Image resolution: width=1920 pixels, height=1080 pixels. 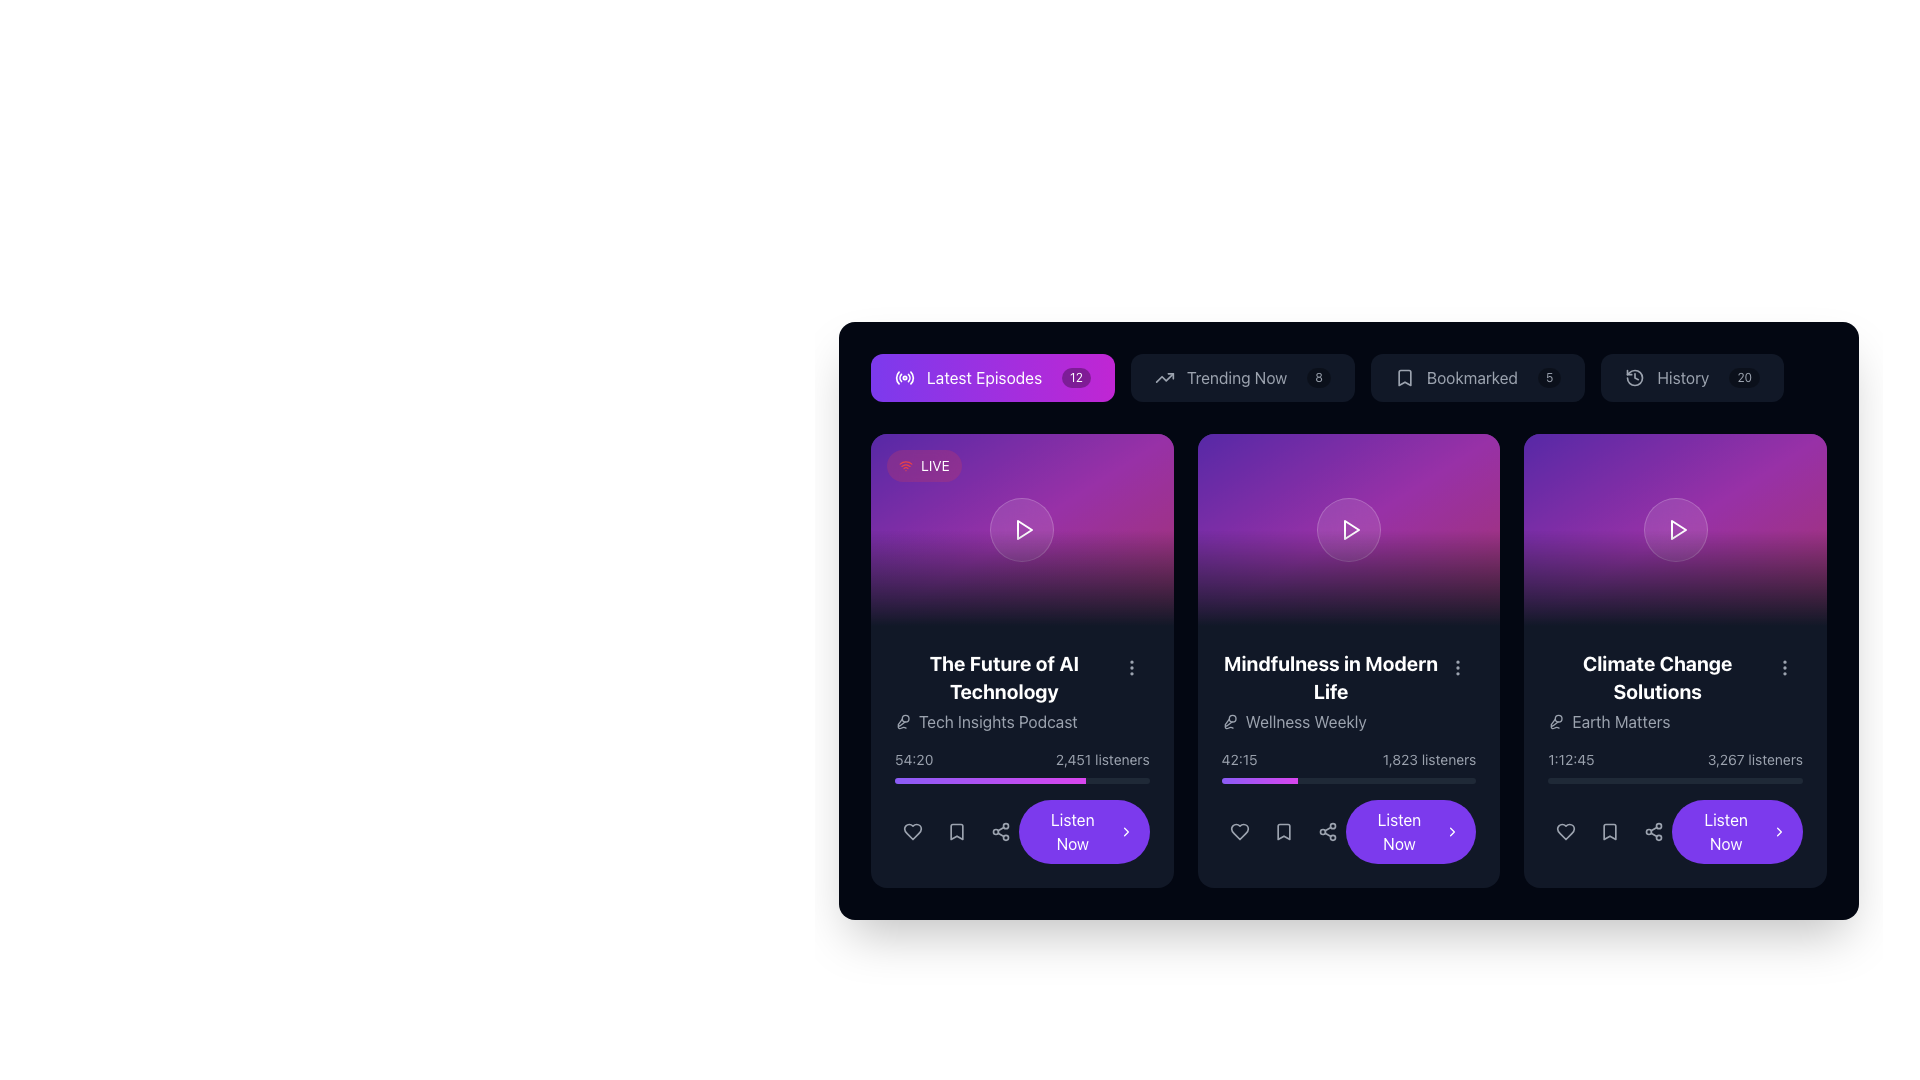 What do you see at coordinates (1610, 832) in the screenshot?
I see `the bookmark icon button, which is the second icon in the horizontal set of three icons at the bottom of the rightmost card in a row of three cards` at bounding box center [1610, 832].